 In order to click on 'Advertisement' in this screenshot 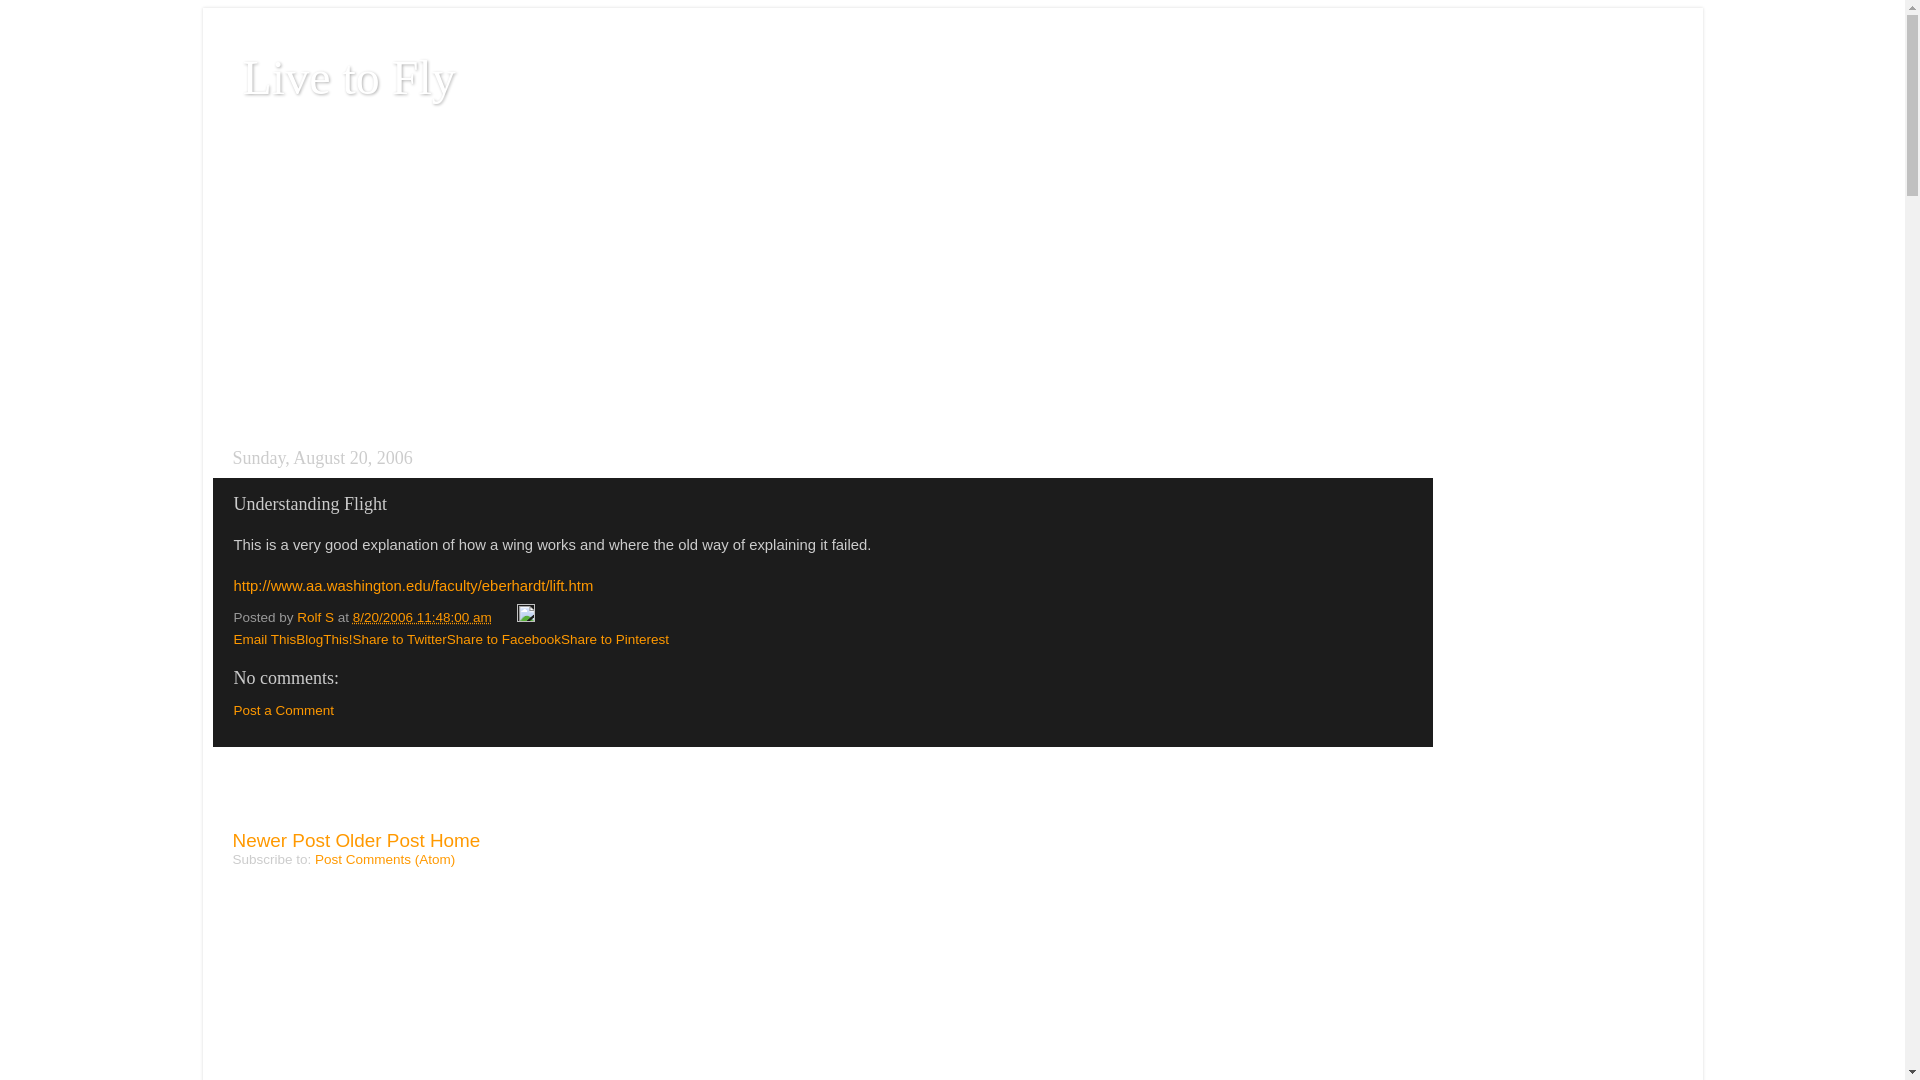, I will do `click(349, 796)`.